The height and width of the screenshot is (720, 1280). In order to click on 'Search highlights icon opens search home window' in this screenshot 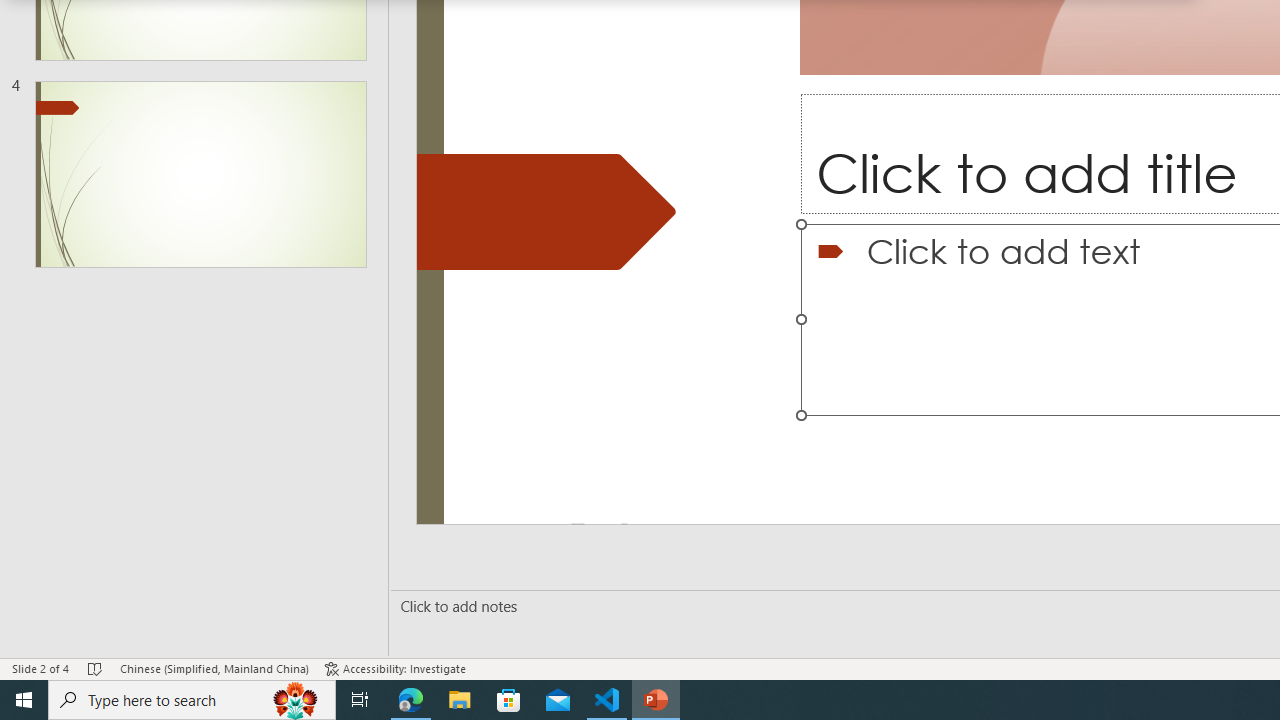, I will do `click(294, 698)`.